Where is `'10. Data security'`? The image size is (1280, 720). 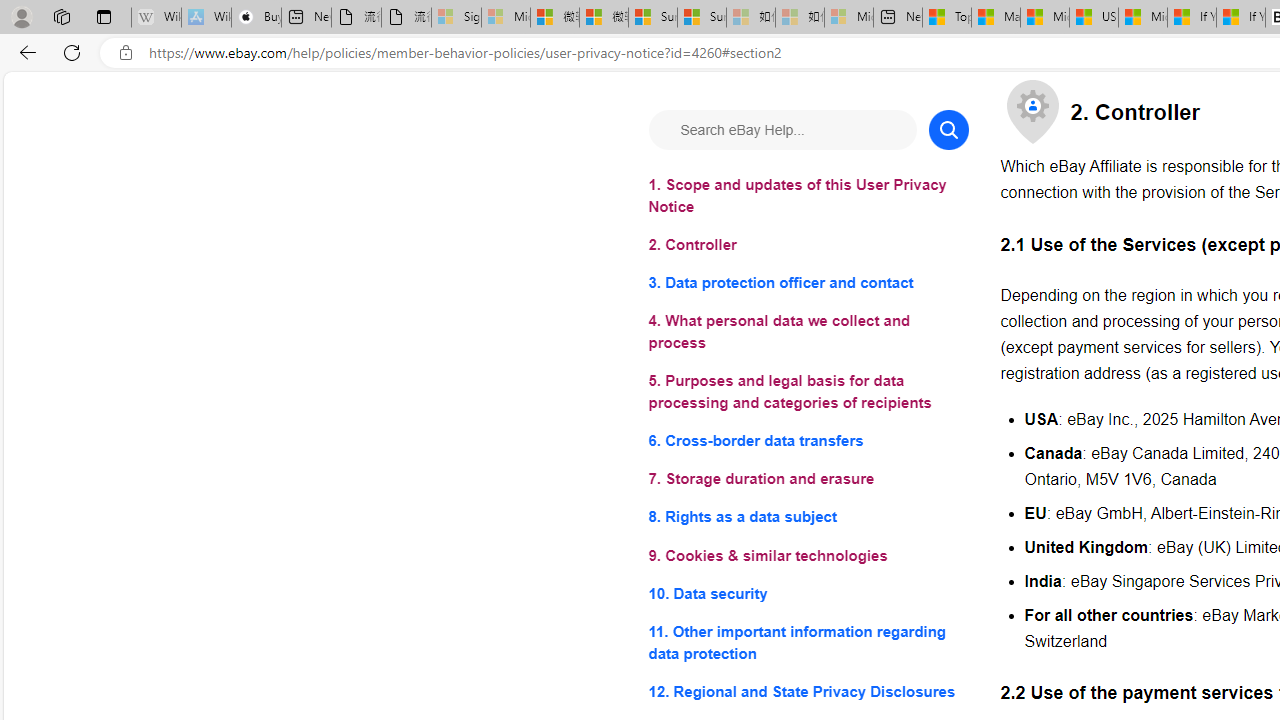
'10. Data security' is located at coordinates (808, 592).